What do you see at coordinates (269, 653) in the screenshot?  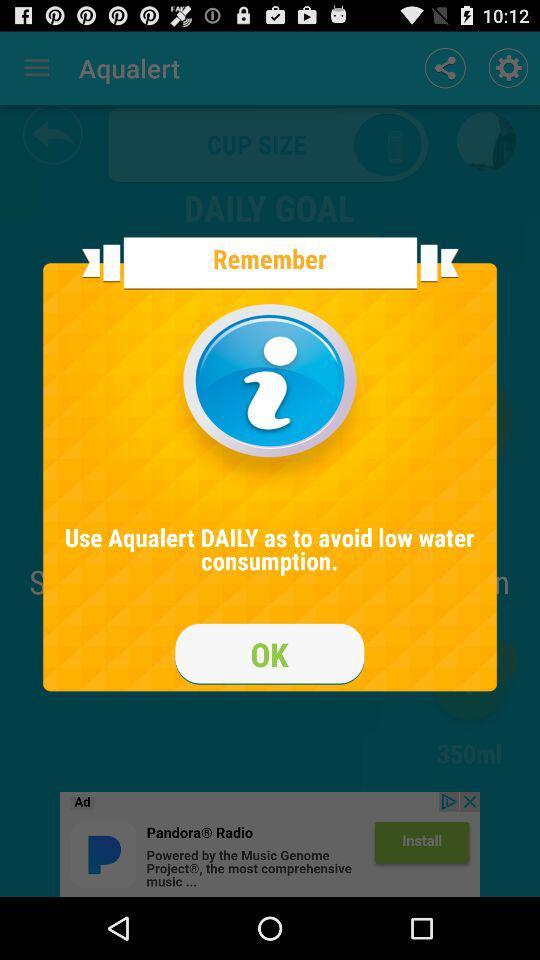 I see `ok box option` at bounding box center [269, 653].